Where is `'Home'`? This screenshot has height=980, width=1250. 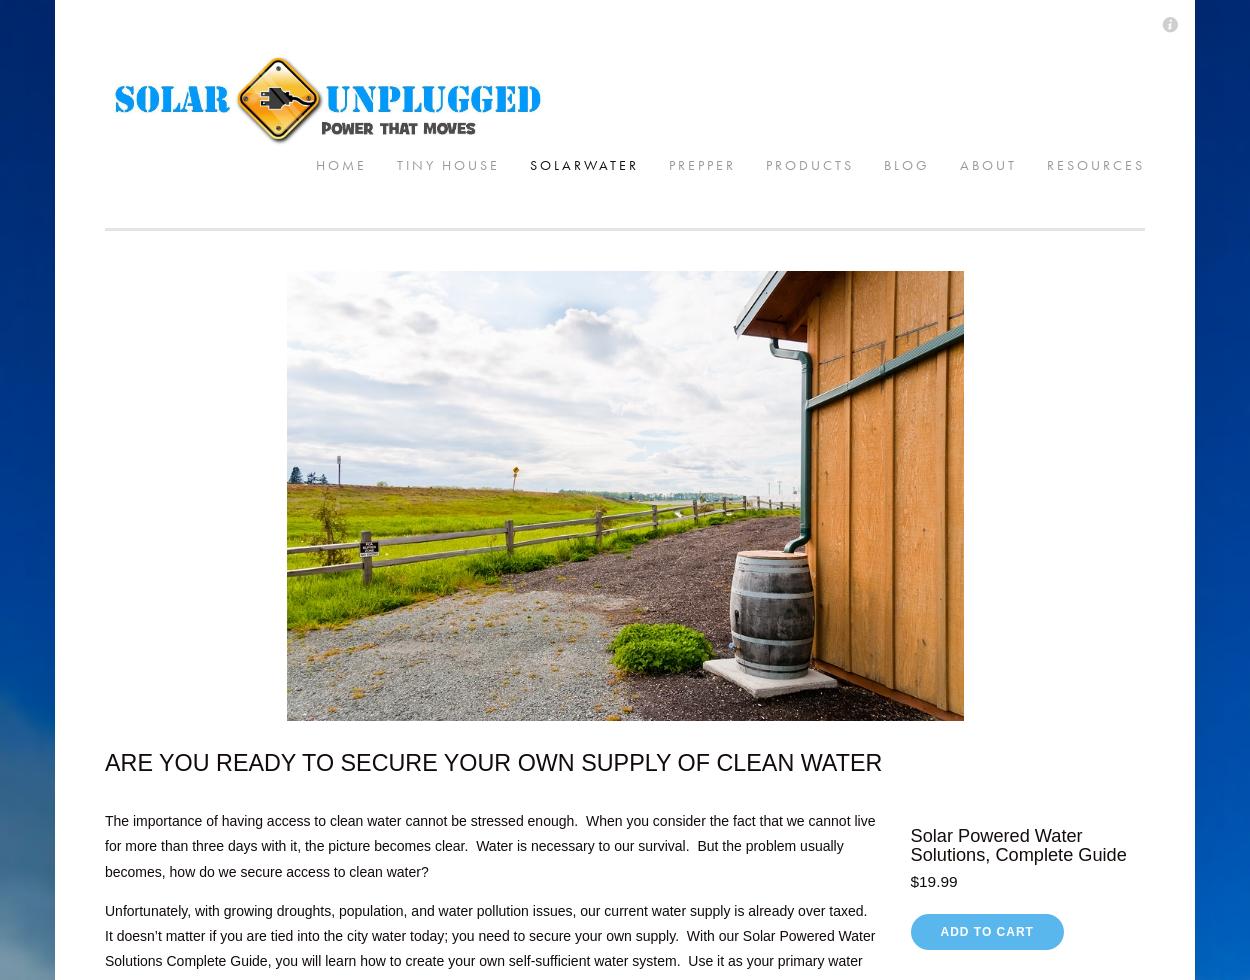
'Home' is located at coordinates (113, 36).